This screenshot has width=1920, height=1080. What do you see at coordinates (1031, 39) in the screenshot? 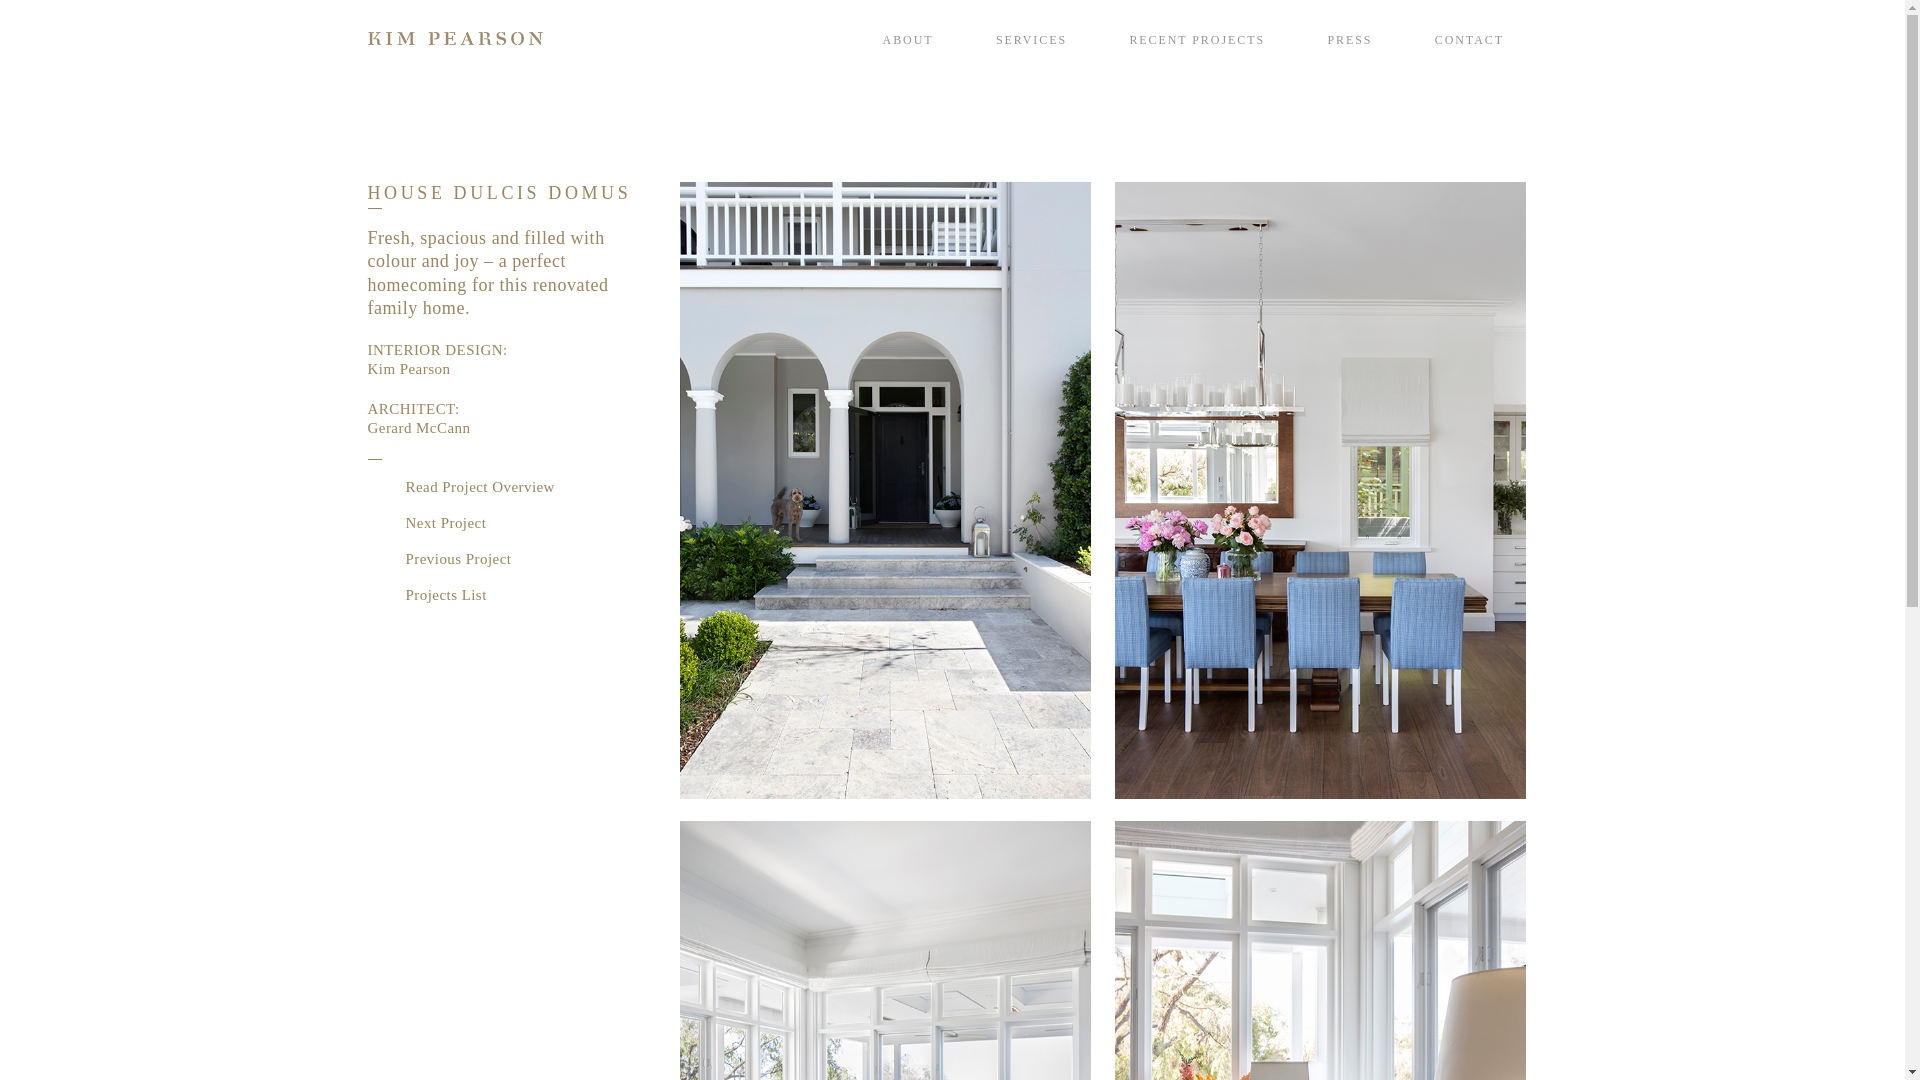
I see `'SERVICES'` at bounding box center [1031, 39].